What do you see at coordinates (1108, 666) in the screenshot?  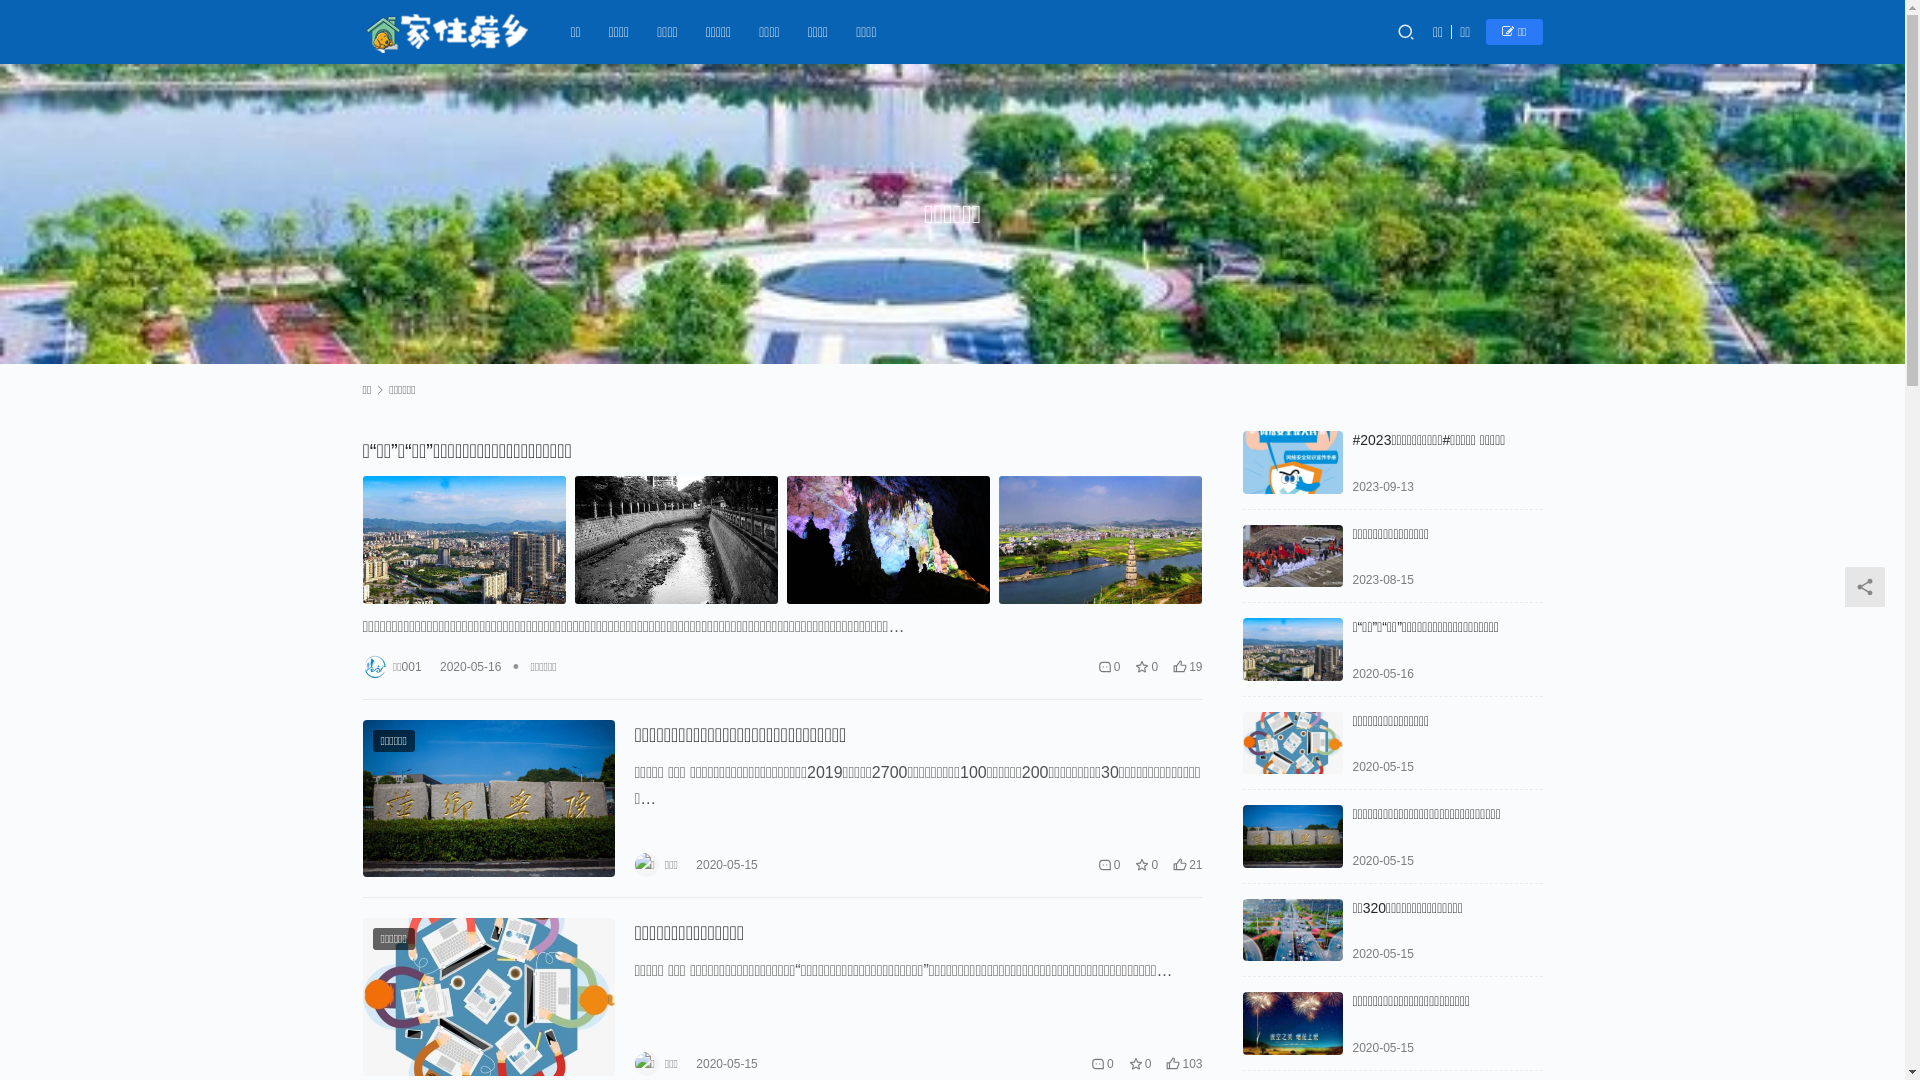 I see `'0'` at bounding box center [1108, 666].